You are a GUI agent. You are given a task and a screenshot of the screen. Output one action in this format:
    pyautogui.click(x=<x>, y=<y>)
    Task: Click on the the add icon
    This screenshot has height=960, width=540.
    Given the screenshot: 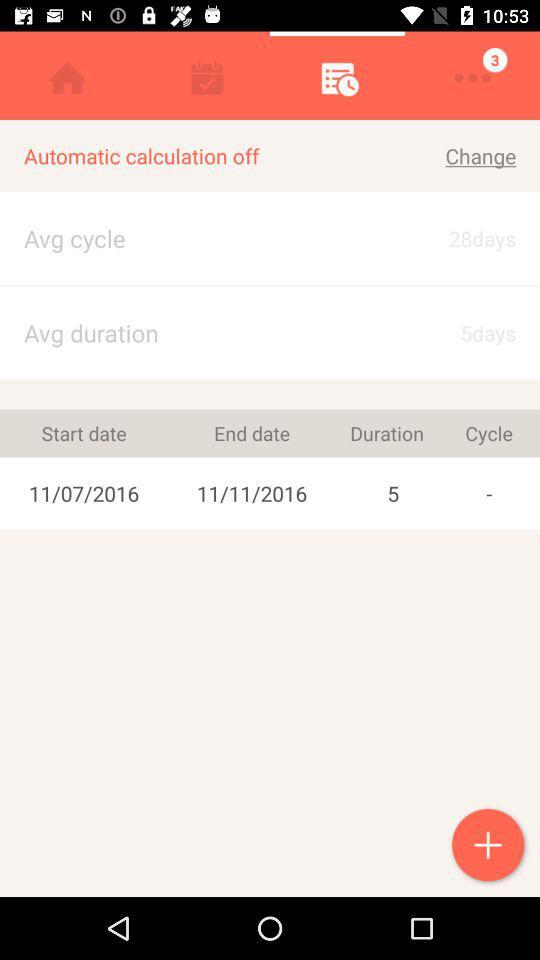 What is the action you would take?
    pyautogui.click(x=489, y=846)
    